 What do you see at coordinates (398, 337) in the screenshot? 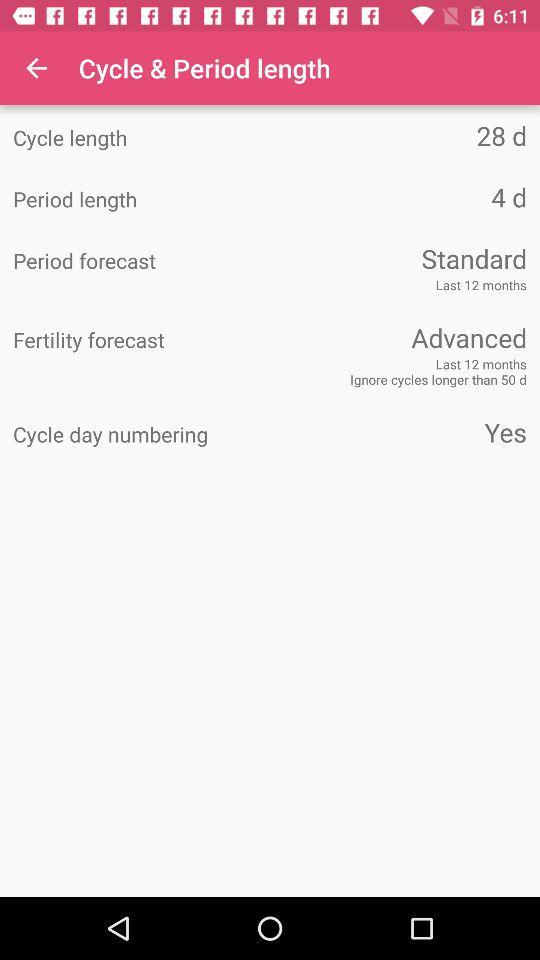
I see `the icon below the last 12 months` at bounding box center [398, 337].